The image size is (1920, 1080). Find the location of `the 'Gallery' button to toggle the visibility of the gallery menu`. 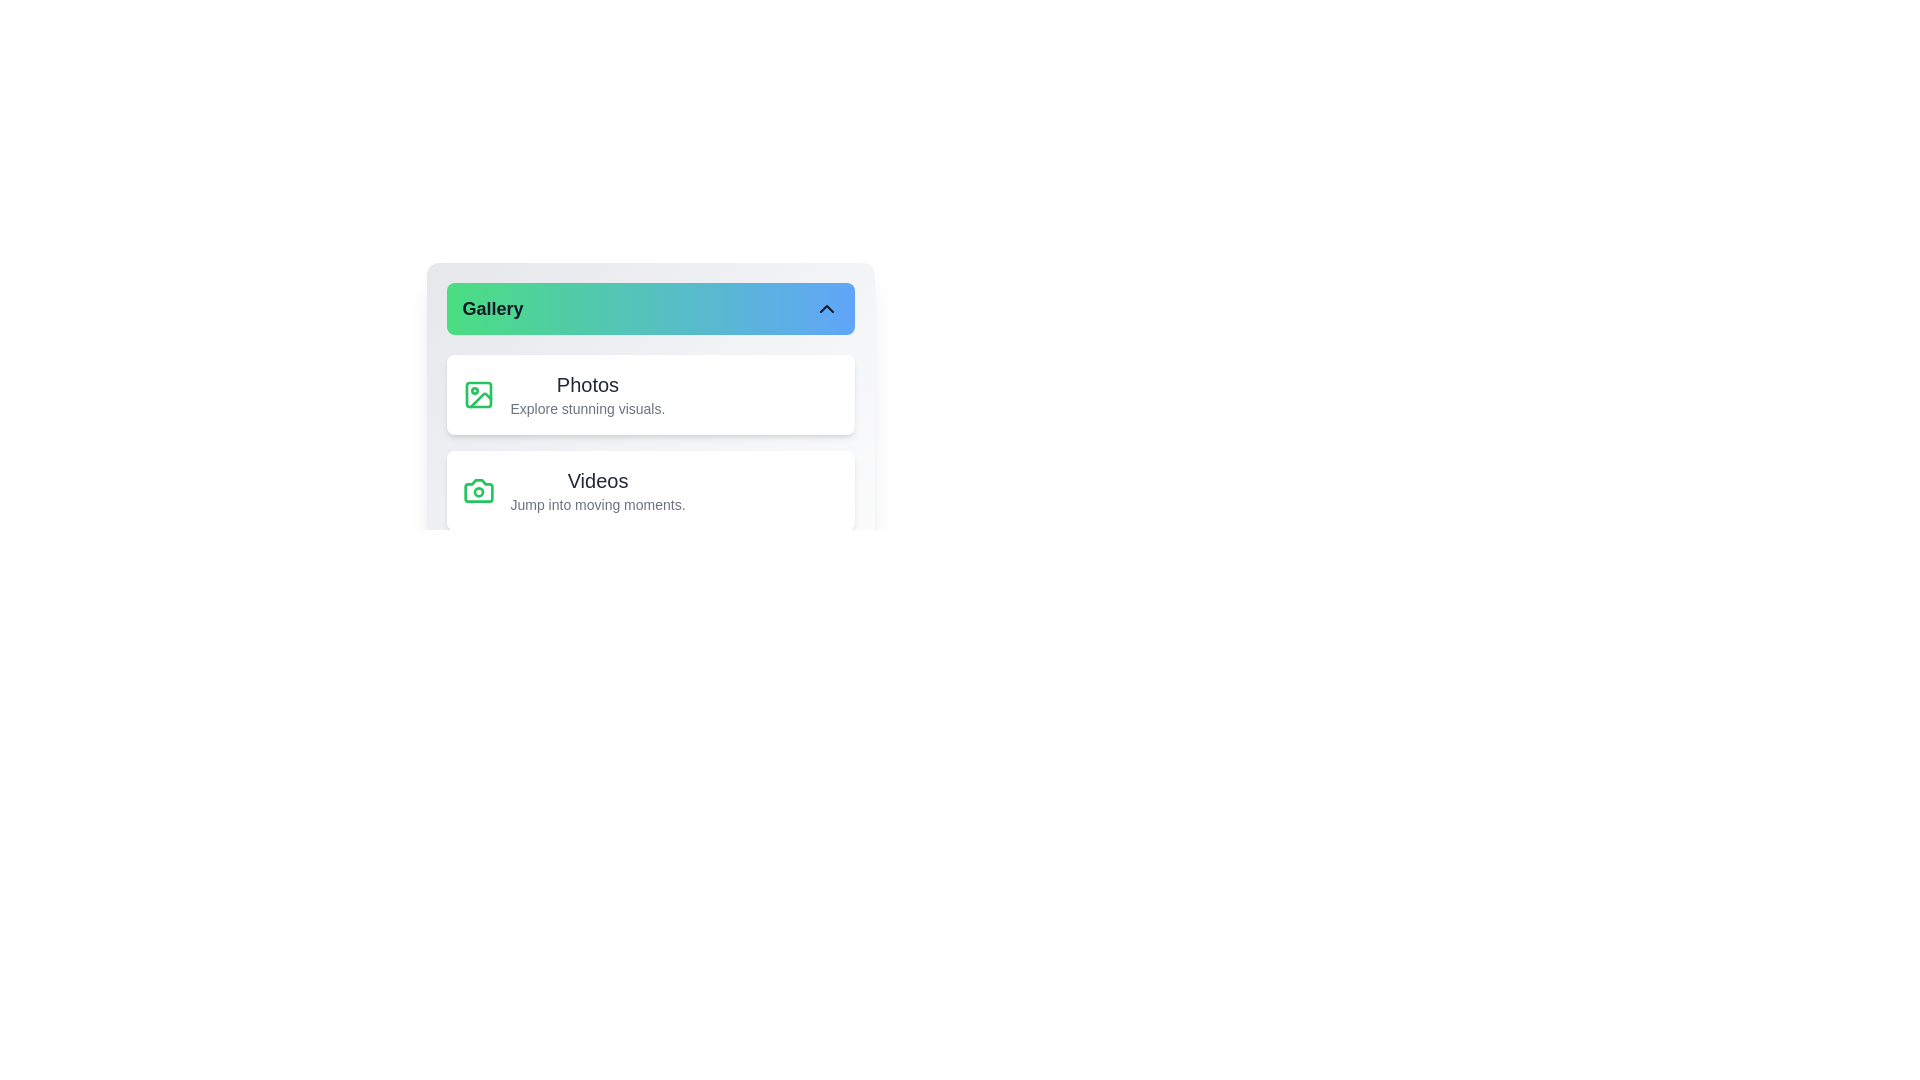

the 'Gallery' button to toggle the visibility of the gallery menu is located at coordinates (650, 308).